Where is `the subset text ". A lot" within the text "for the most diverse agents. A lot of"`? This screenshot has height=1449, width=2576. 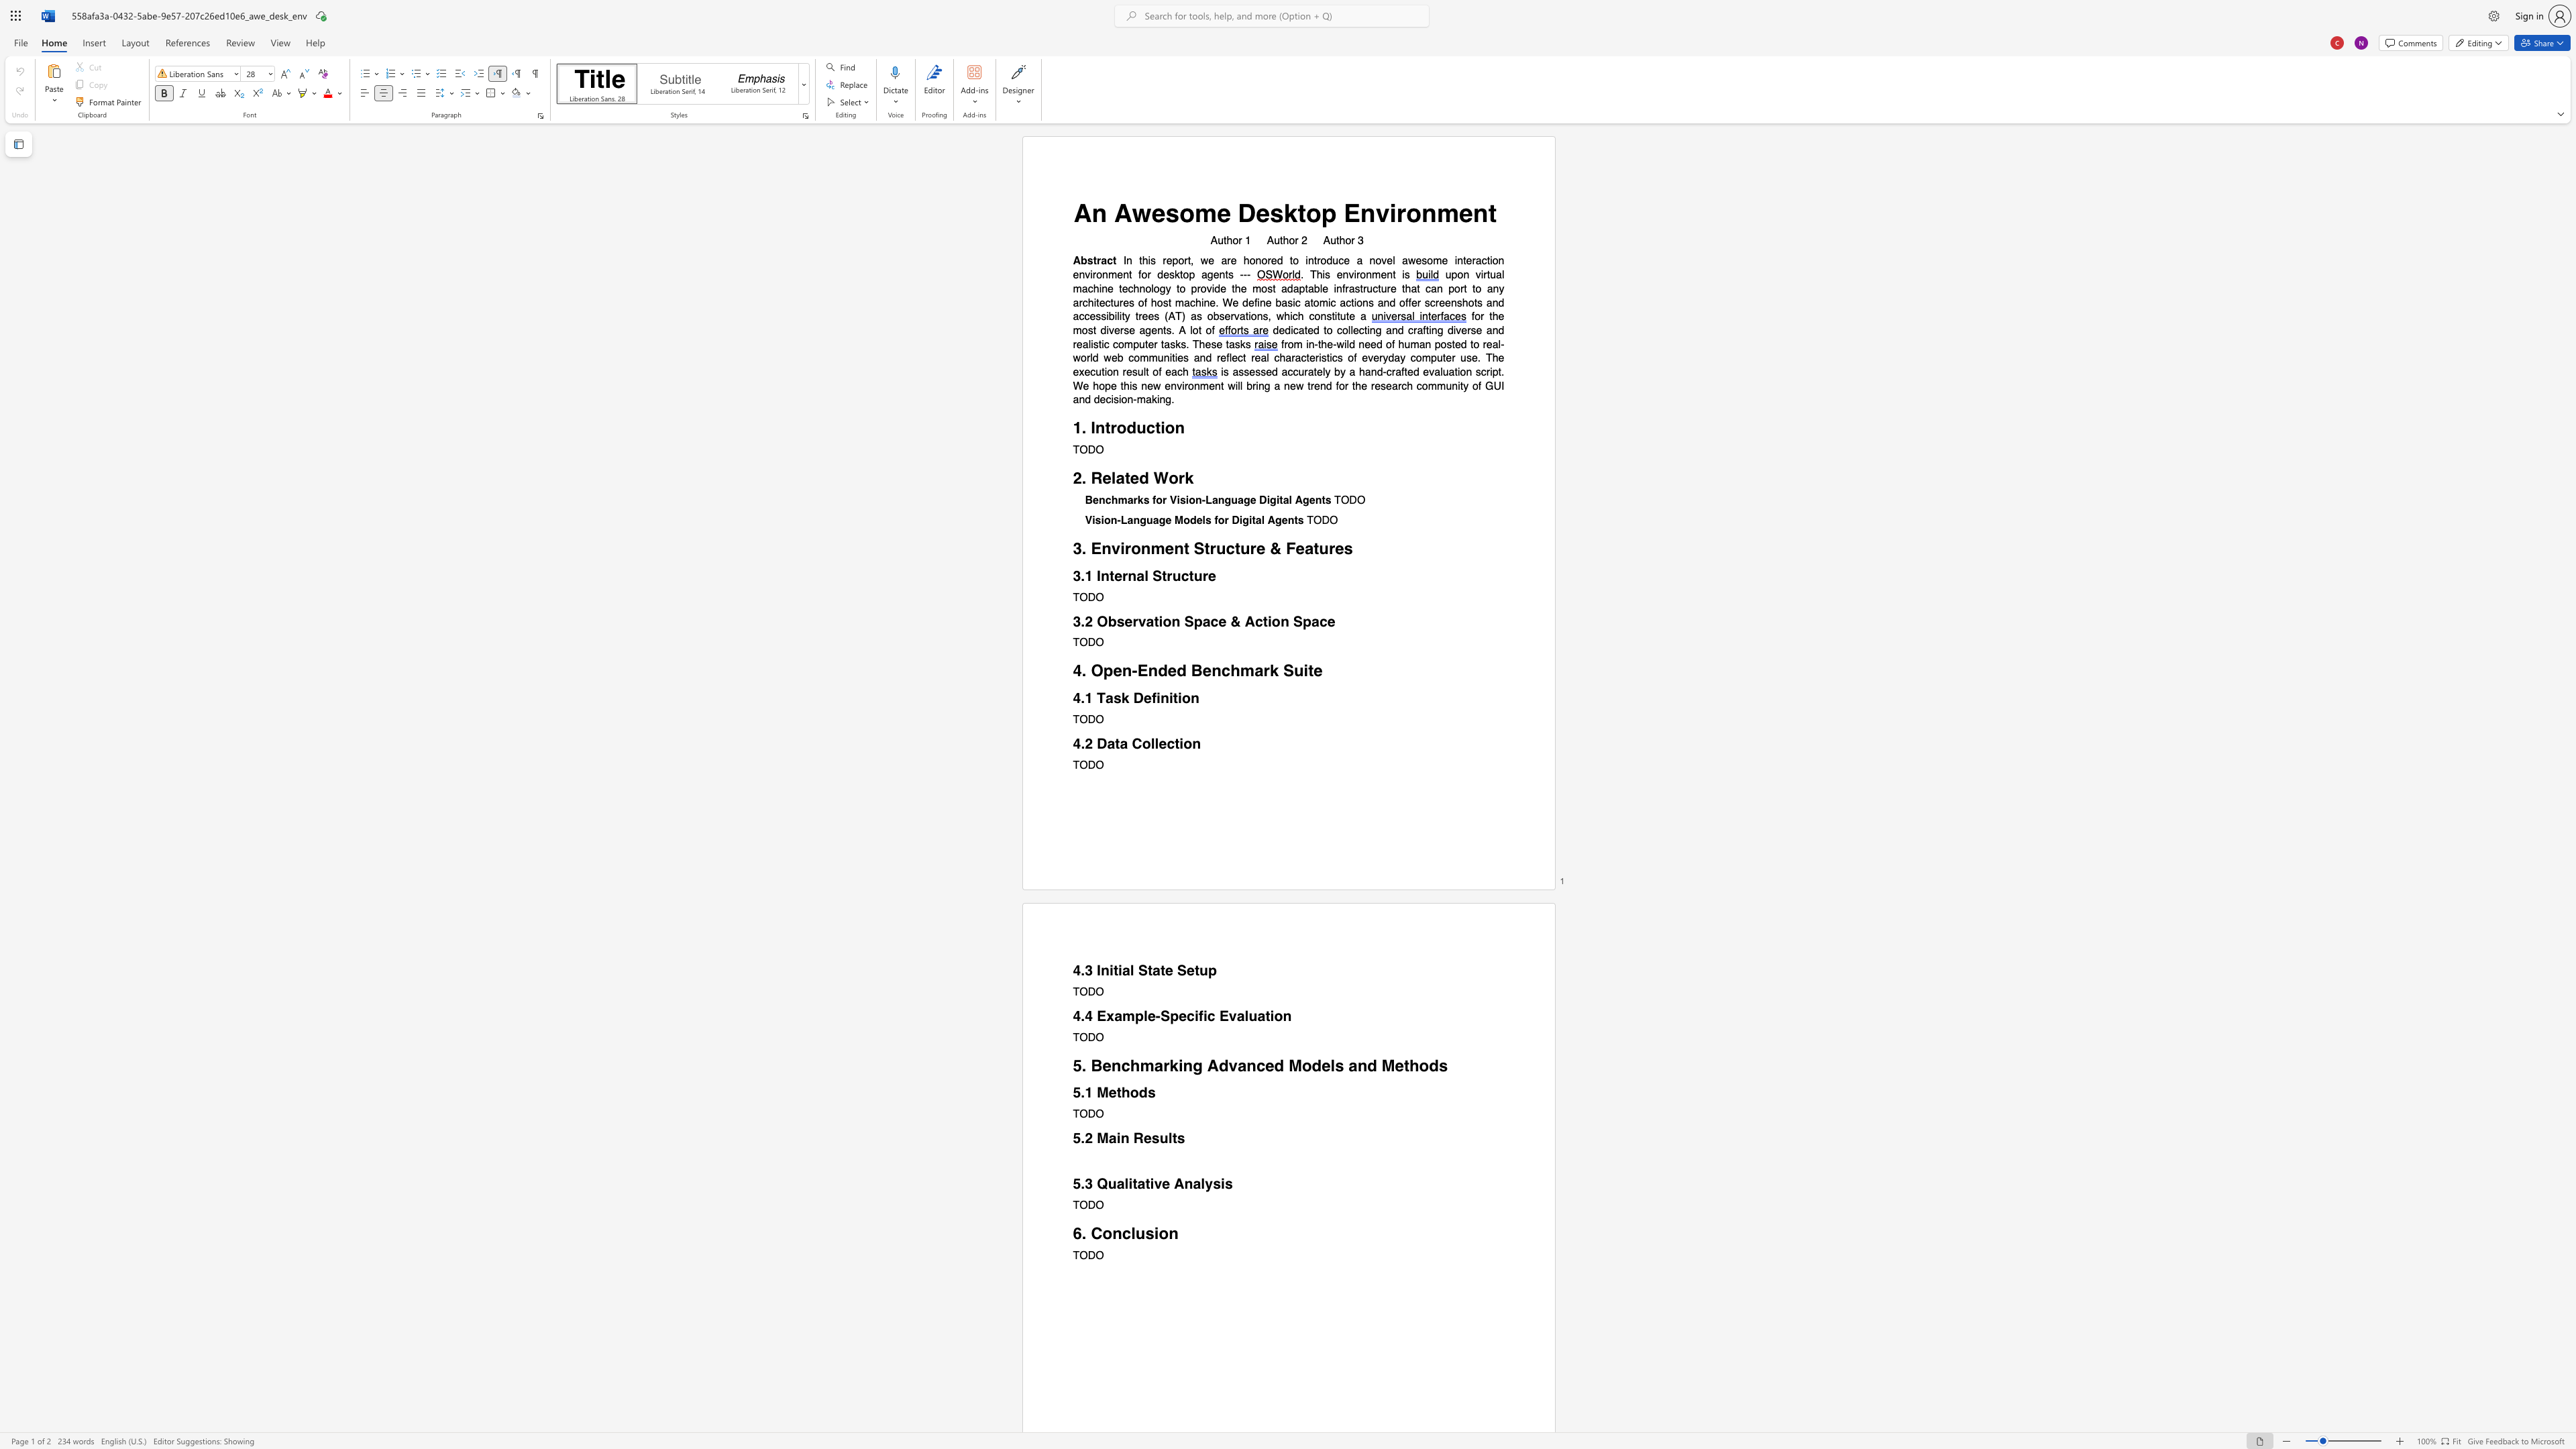
the subset text ". A lot" within the text "for the most diverse agents. A lot of" is located at coordinates (1171, 329).